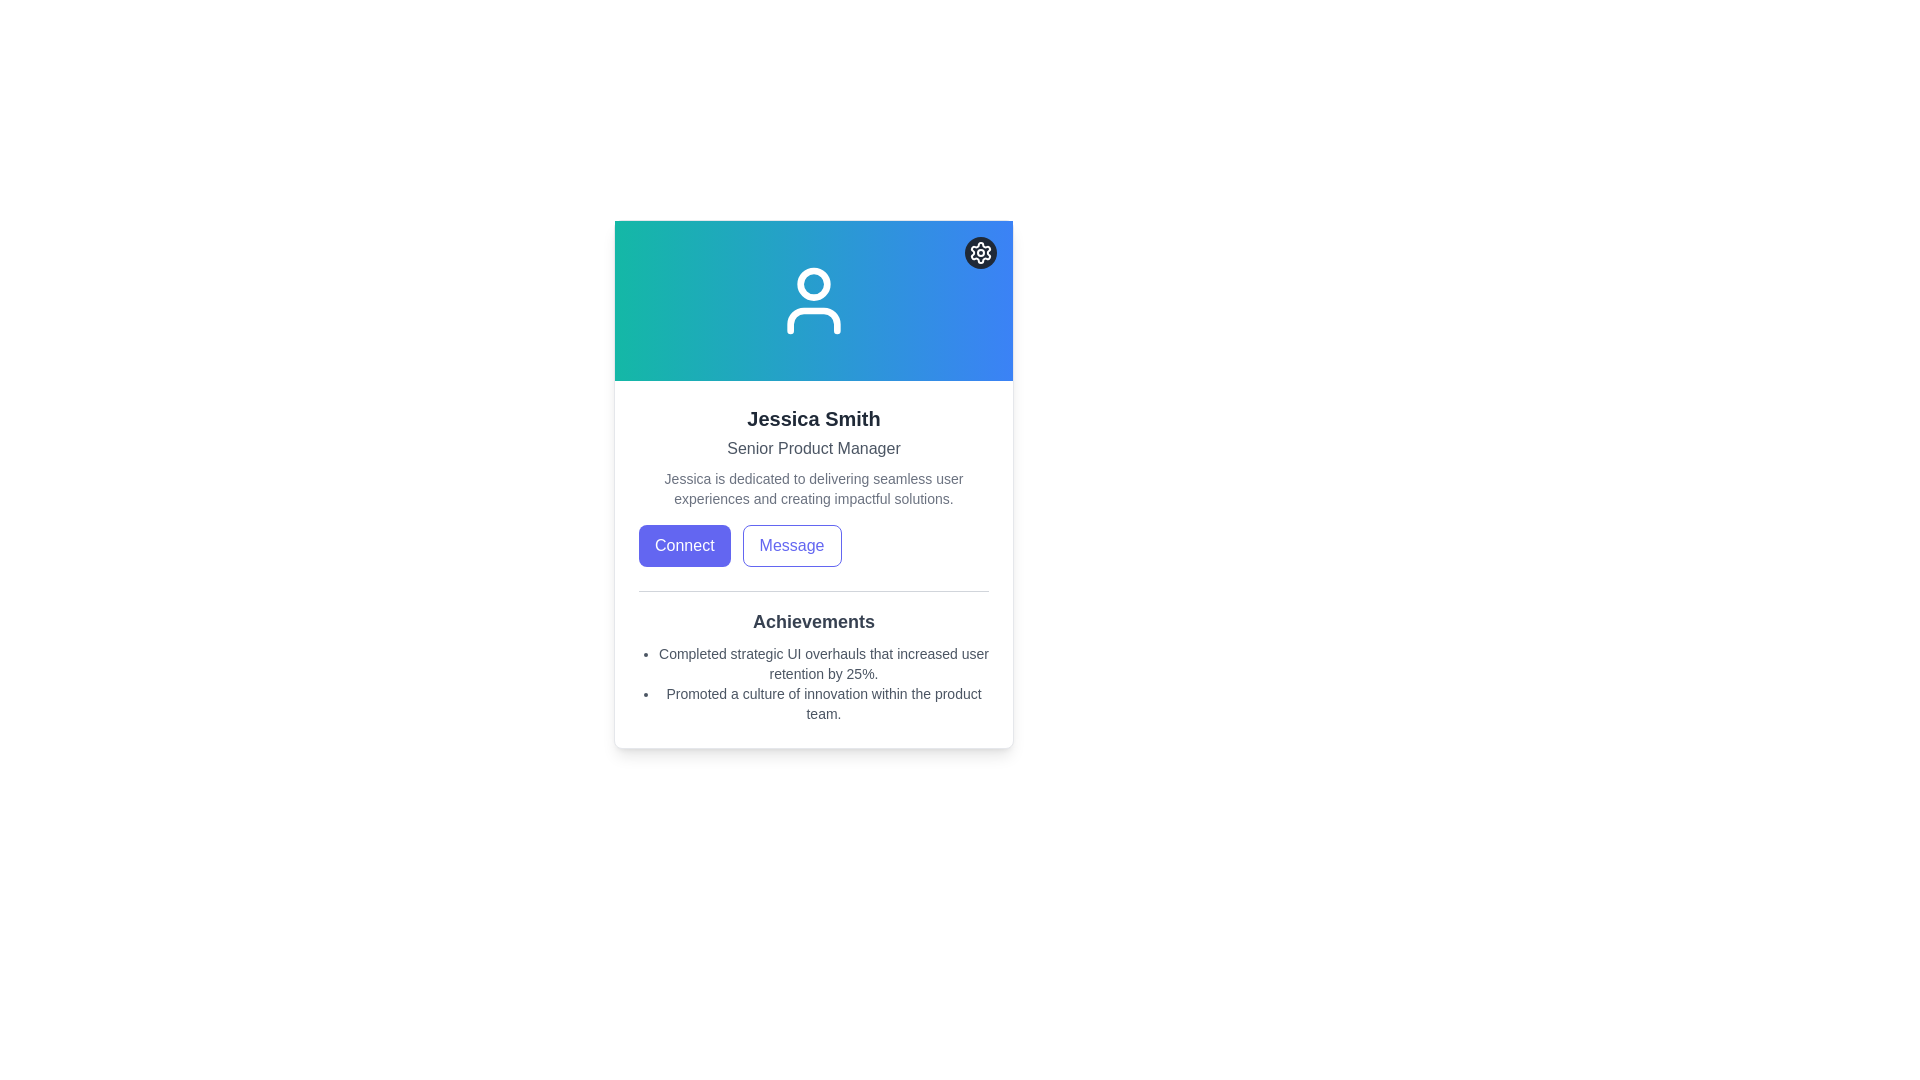 The image size is (1920, 1080). I want to click on the rectangular 'Message' button with purple text and rounded corners to observe its hover effects, so click(791, 546).